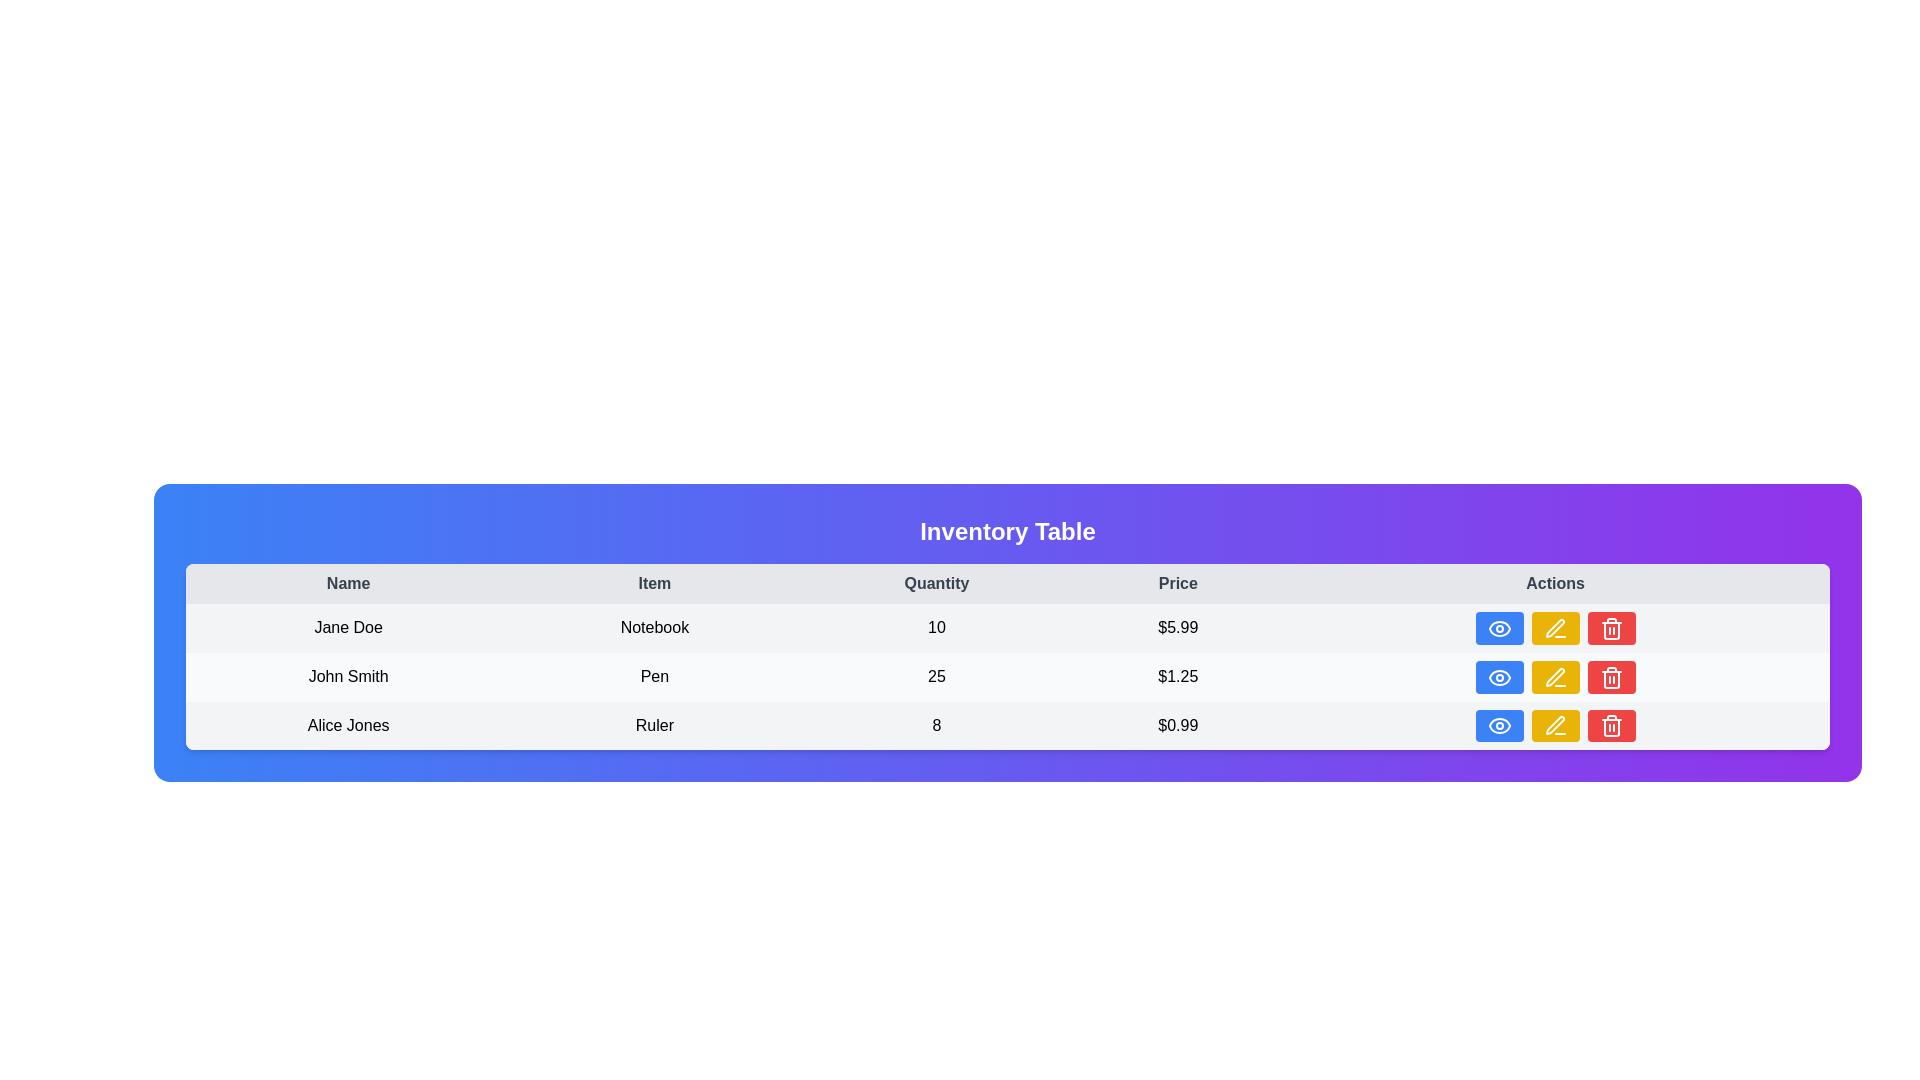 Image resolution: width=1920 pixels, height=1080 pixels. Describe the element at coordinates (1178, 676) in the screenshot. I see `the static text label indicating the price for 'John Smith' in the main inventory table, located in the fourth column, with '25' to its left and action icons to its right` at that location.